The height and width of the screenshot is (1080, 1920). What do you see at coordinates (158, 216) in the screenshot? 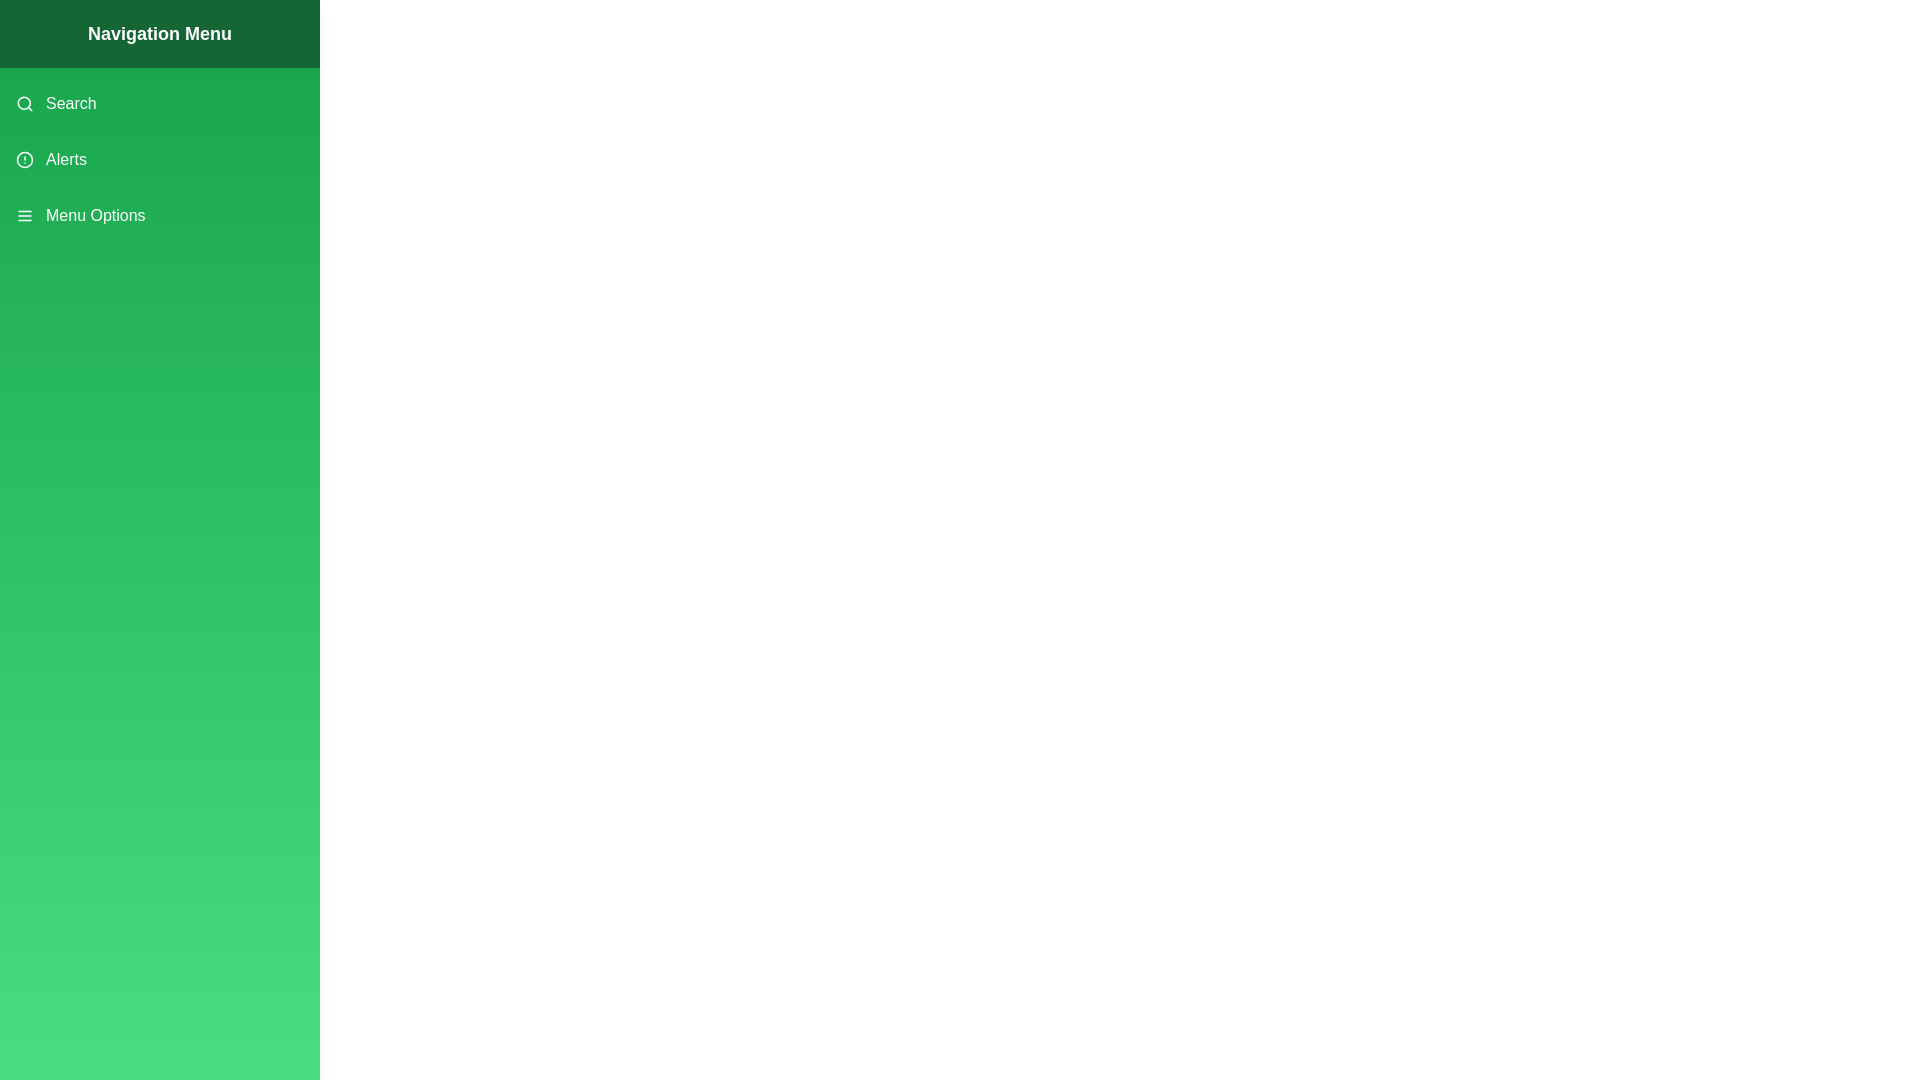
I see `the menu item Menu Options to observe its hover effect` at bounding box center [158, 216].